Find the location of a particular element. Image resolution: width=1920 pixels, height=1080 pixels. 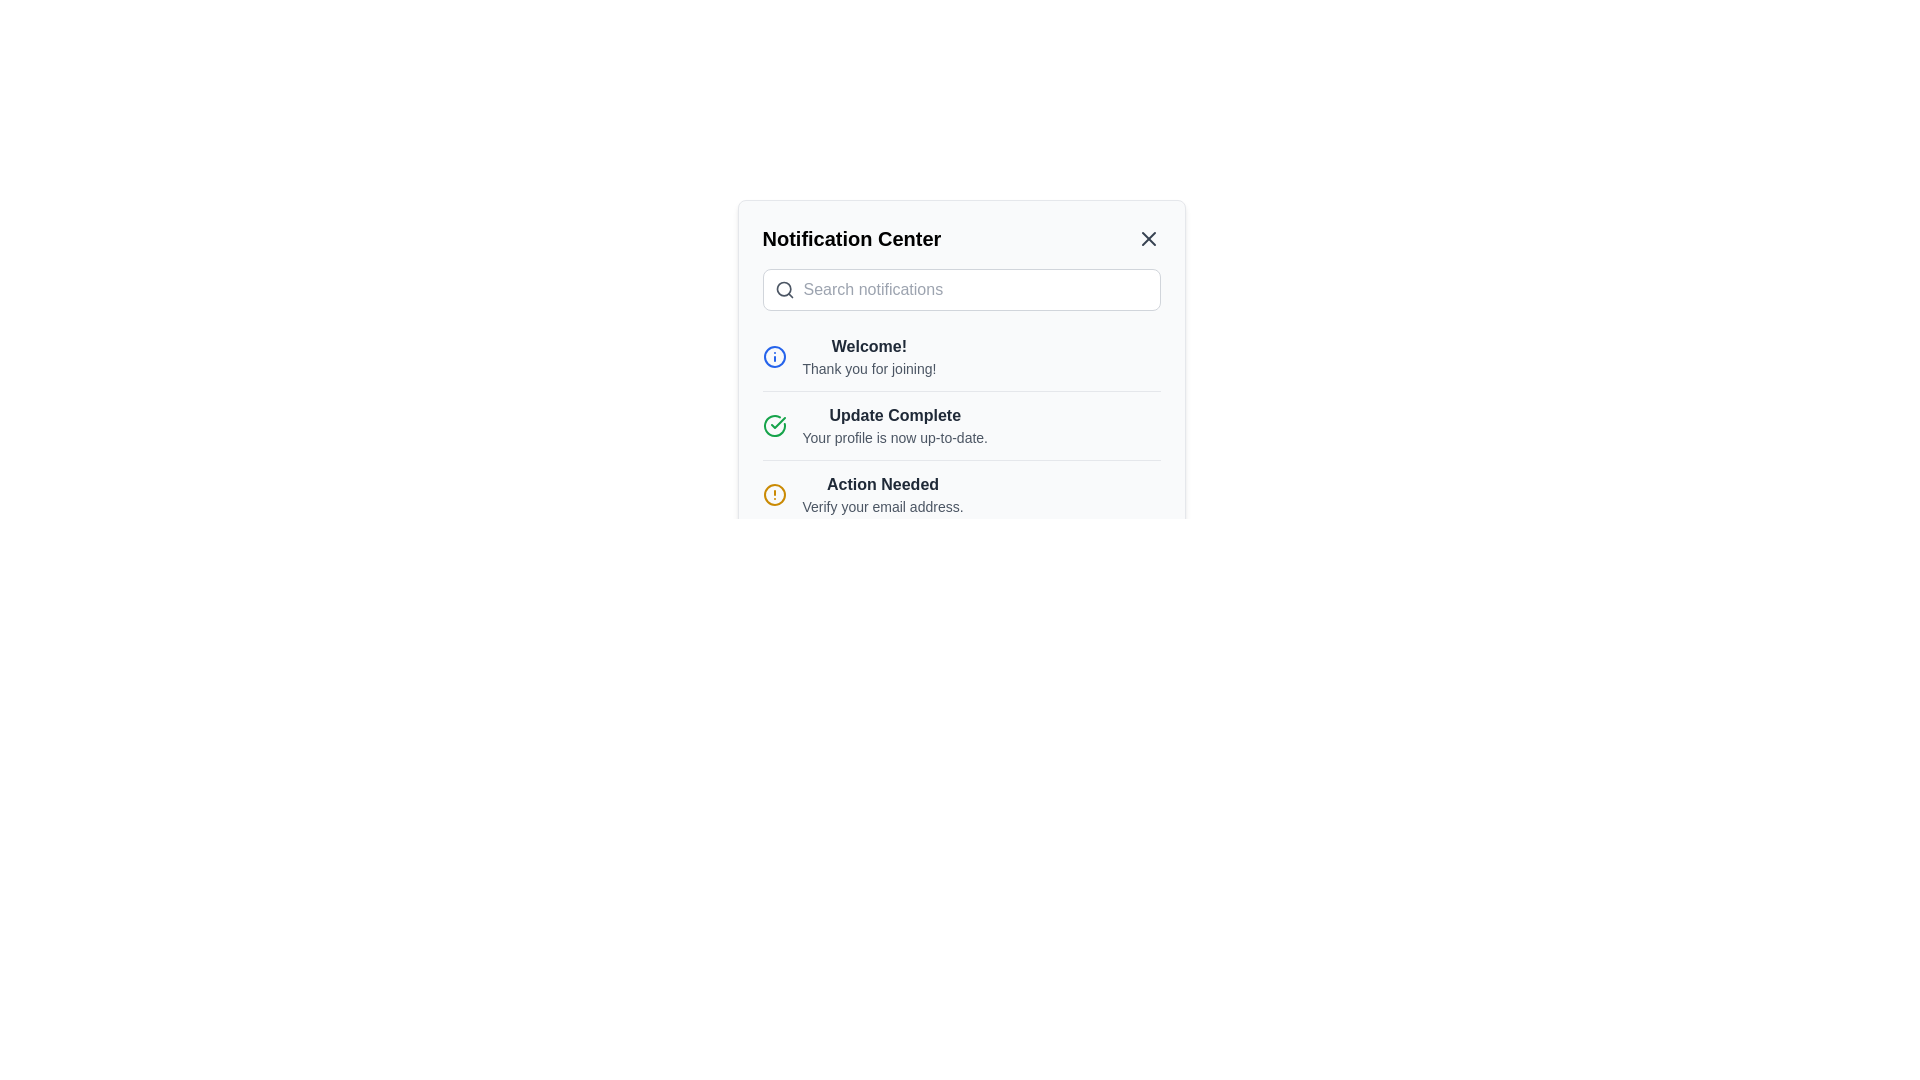

text snippet stating 'Your profile is now up-to-date.' located beneath the bold heading 'Update Complete' in the second notification entry of the 'Notification Center.' is located at coordinates (894, 437).